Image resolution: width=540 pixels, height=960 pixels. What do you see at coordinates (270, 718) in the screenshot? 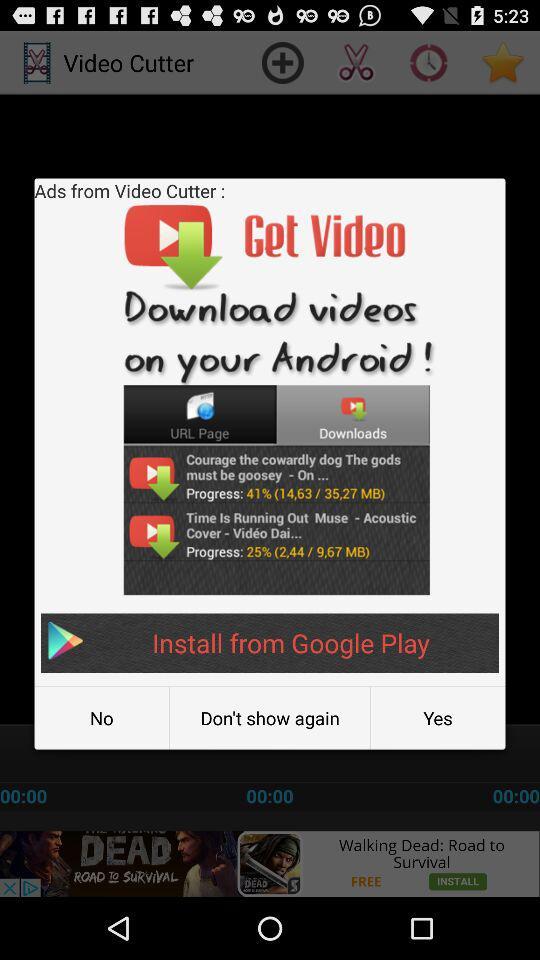
I see `the icon next to yes button` at bounding box center [270, 718].